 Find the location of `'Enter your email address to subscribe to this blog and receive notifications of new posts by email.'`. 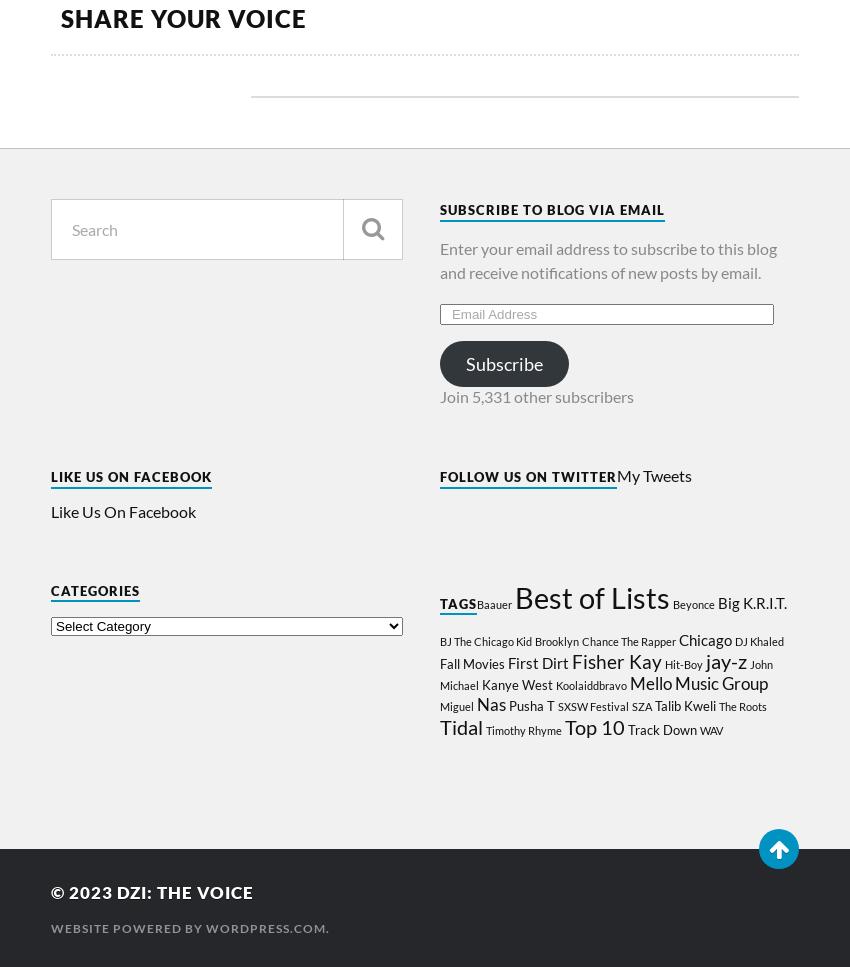

'Enter your email address to subscribe to this blog and receive notifications of new posts by email.' is located at coordinates (606, 259).